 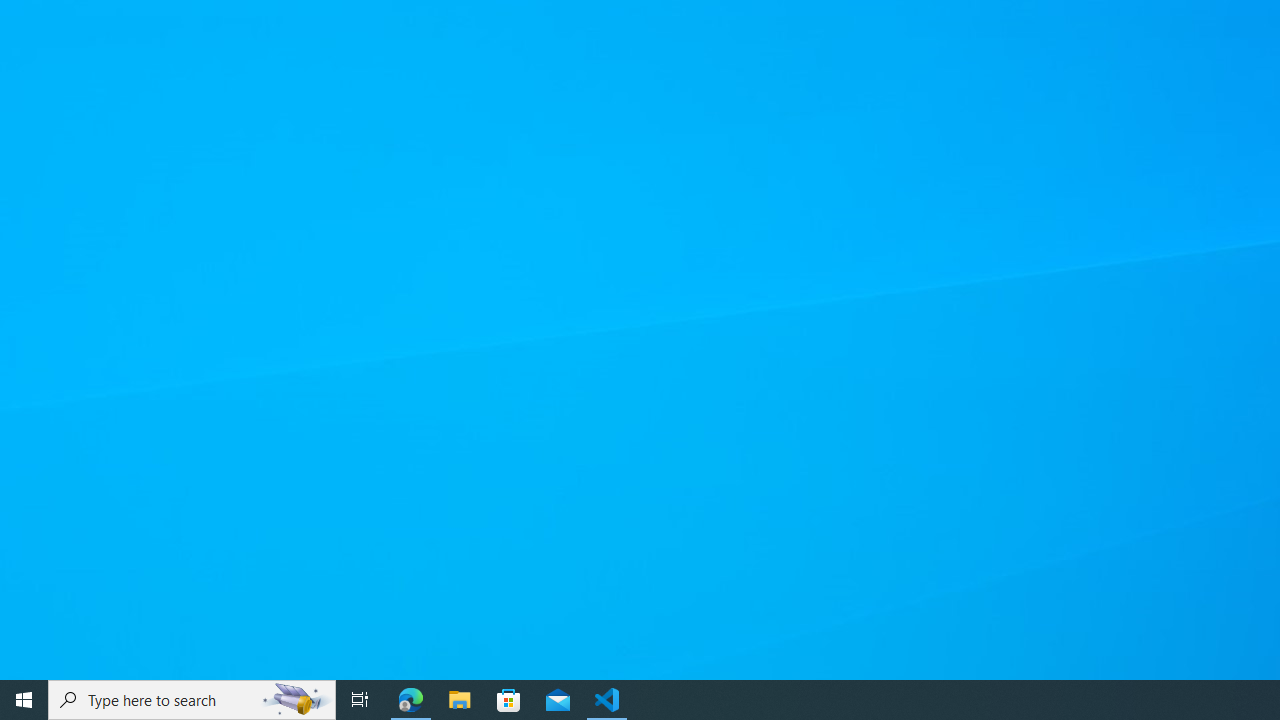 I want to click on 'Search highlights icon opens search home window', so click(x=294, y=698).